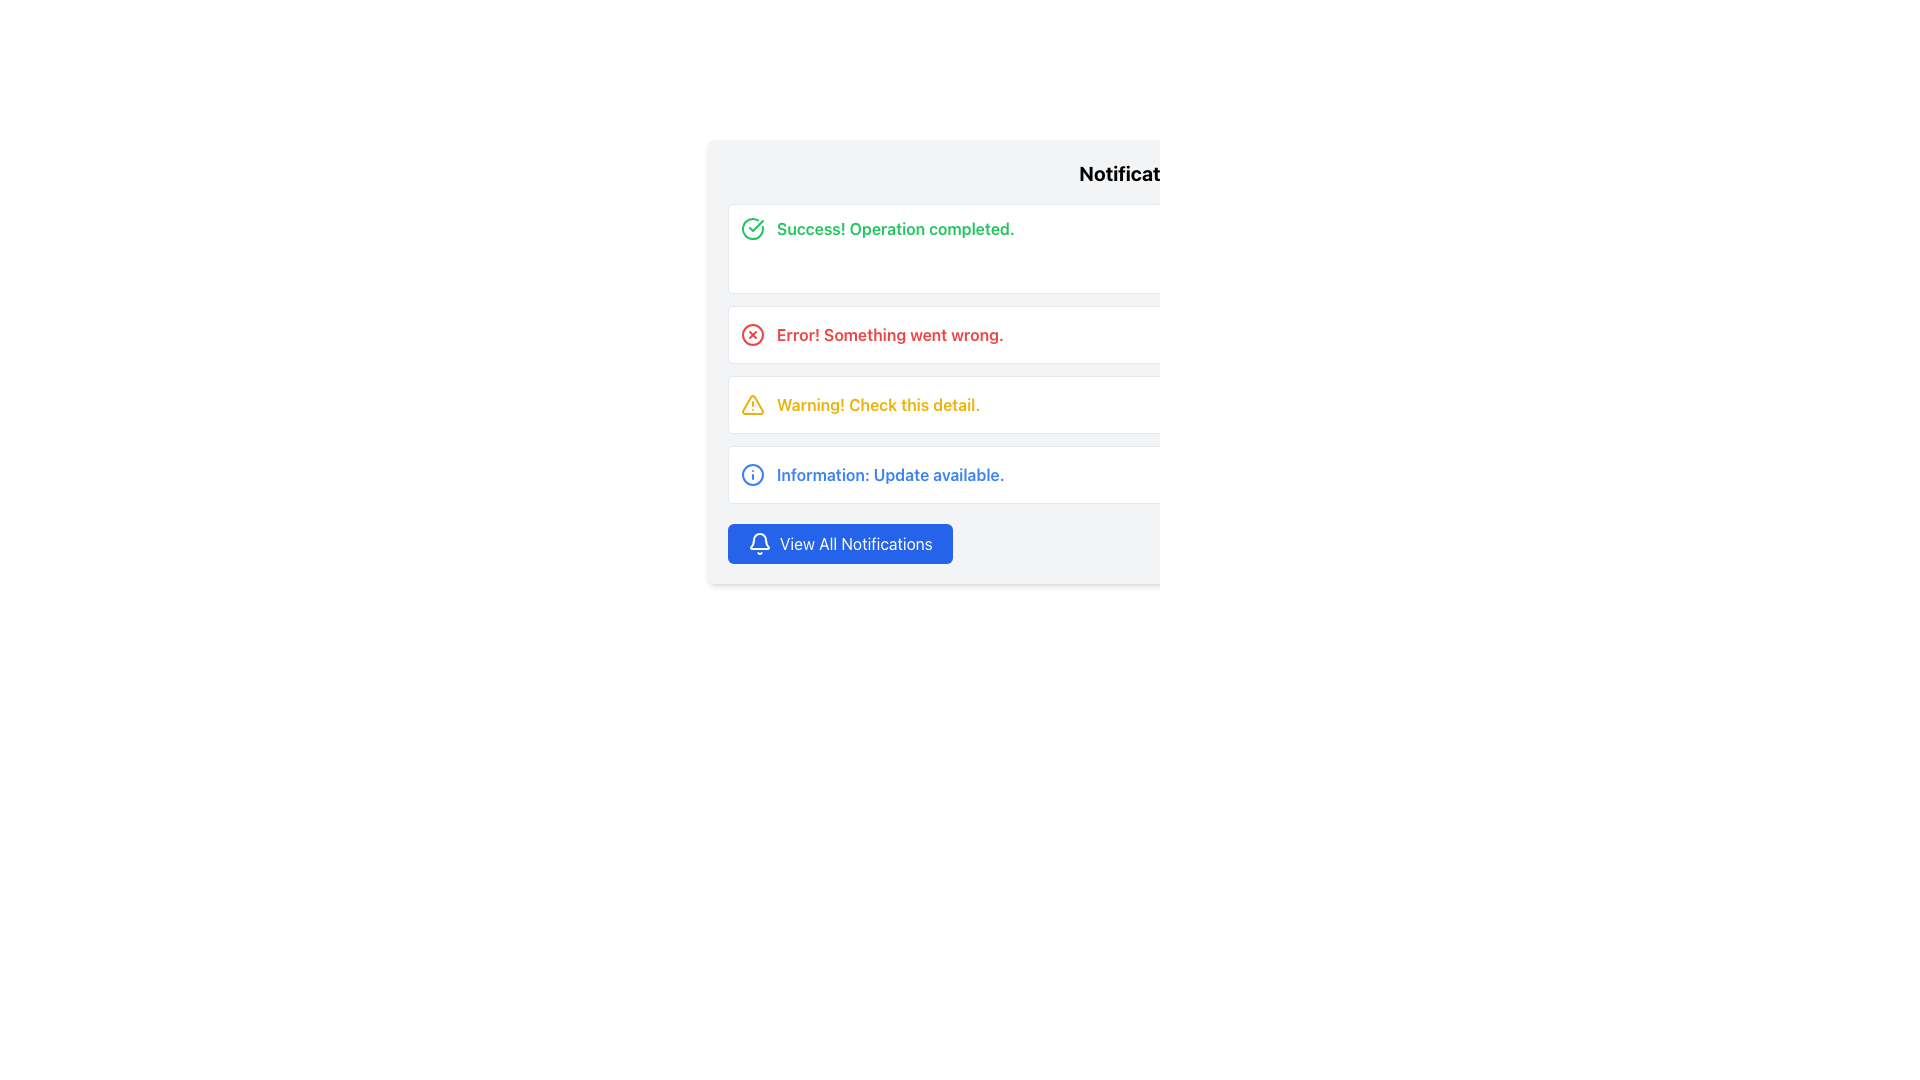 This screenshot has height=1080, width=1920. I want to click on the decorative icon located to the left of the text 'Information: Update available.', which is the fourth notification entry in the column of notifications, so click(752, 474).